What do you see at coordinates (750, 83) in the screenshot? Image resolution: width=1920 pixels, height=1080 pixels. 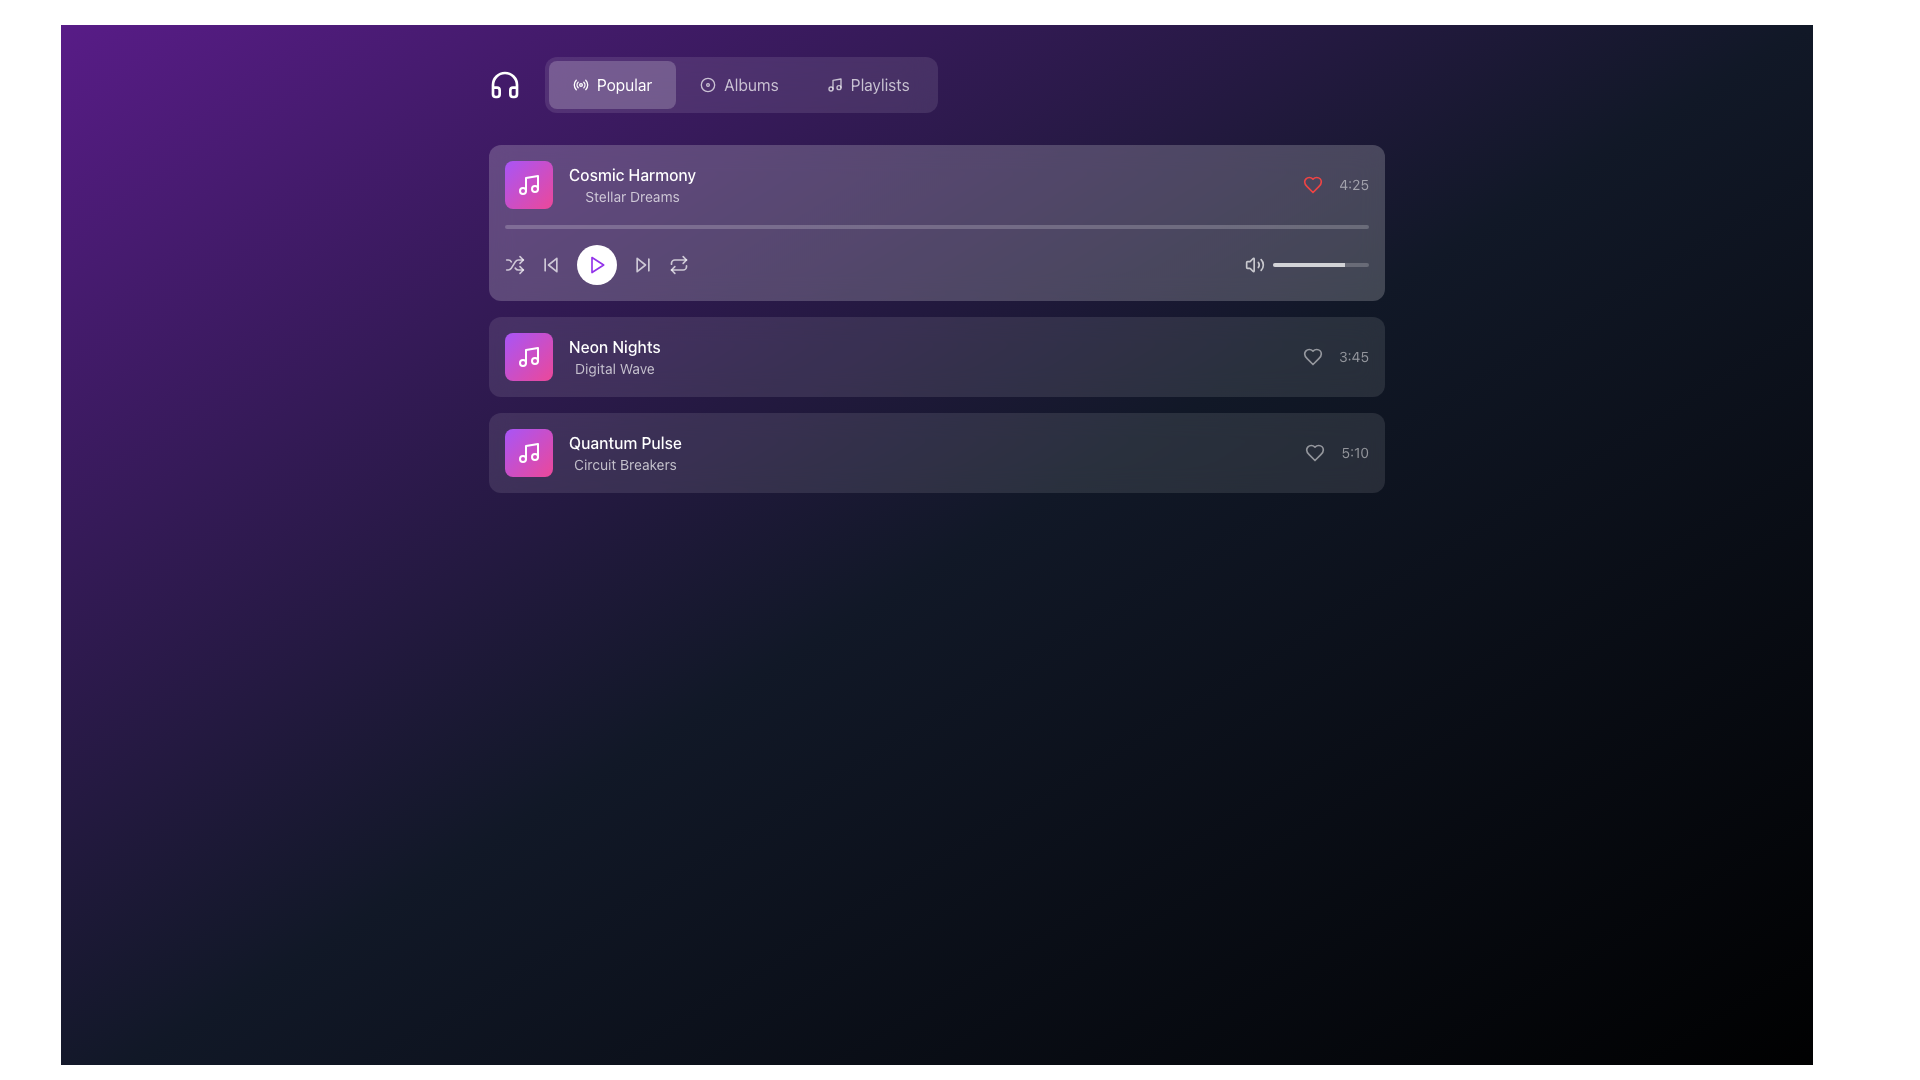 I see `the 'Albums' navigation item in the top-center navigation bar` at bounding box center [750, 83].